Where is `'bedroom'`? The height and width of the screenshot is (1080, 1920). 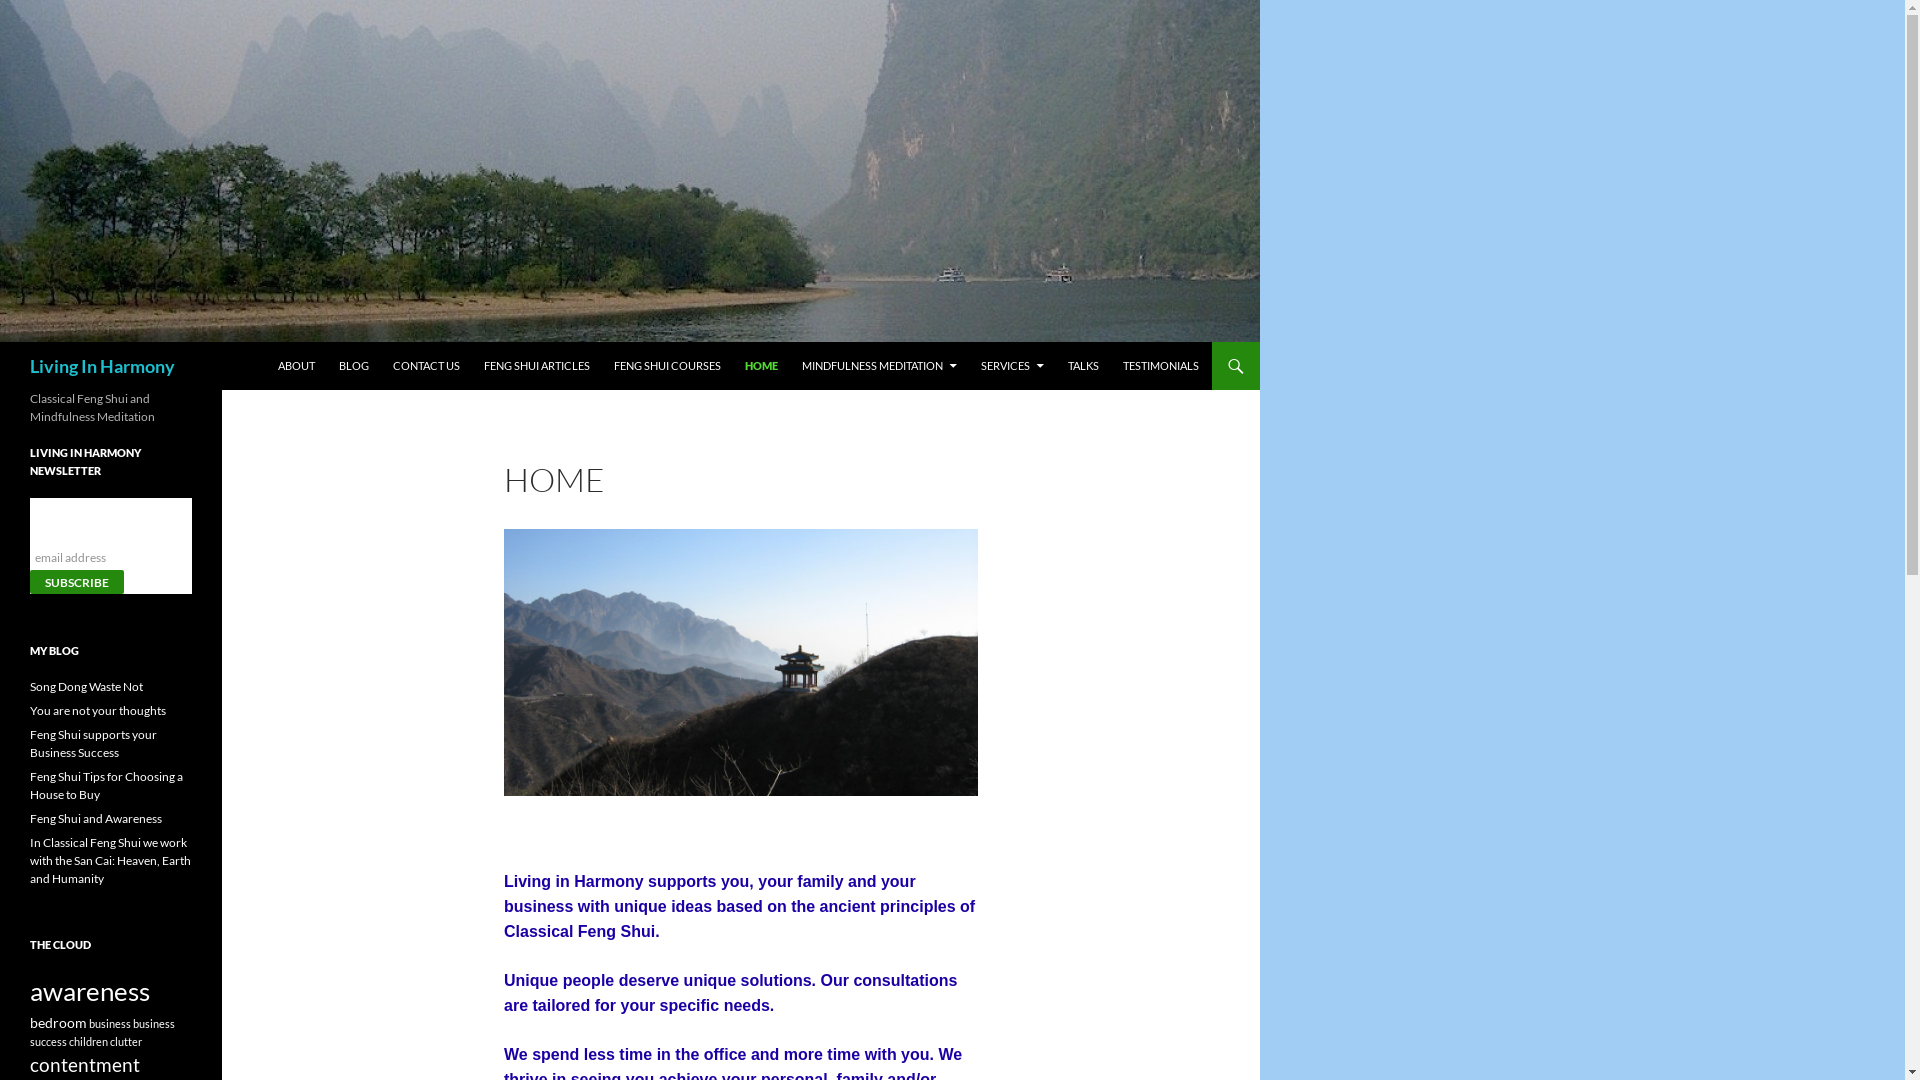
'bedroom' is located at coordinates (58, 1022).